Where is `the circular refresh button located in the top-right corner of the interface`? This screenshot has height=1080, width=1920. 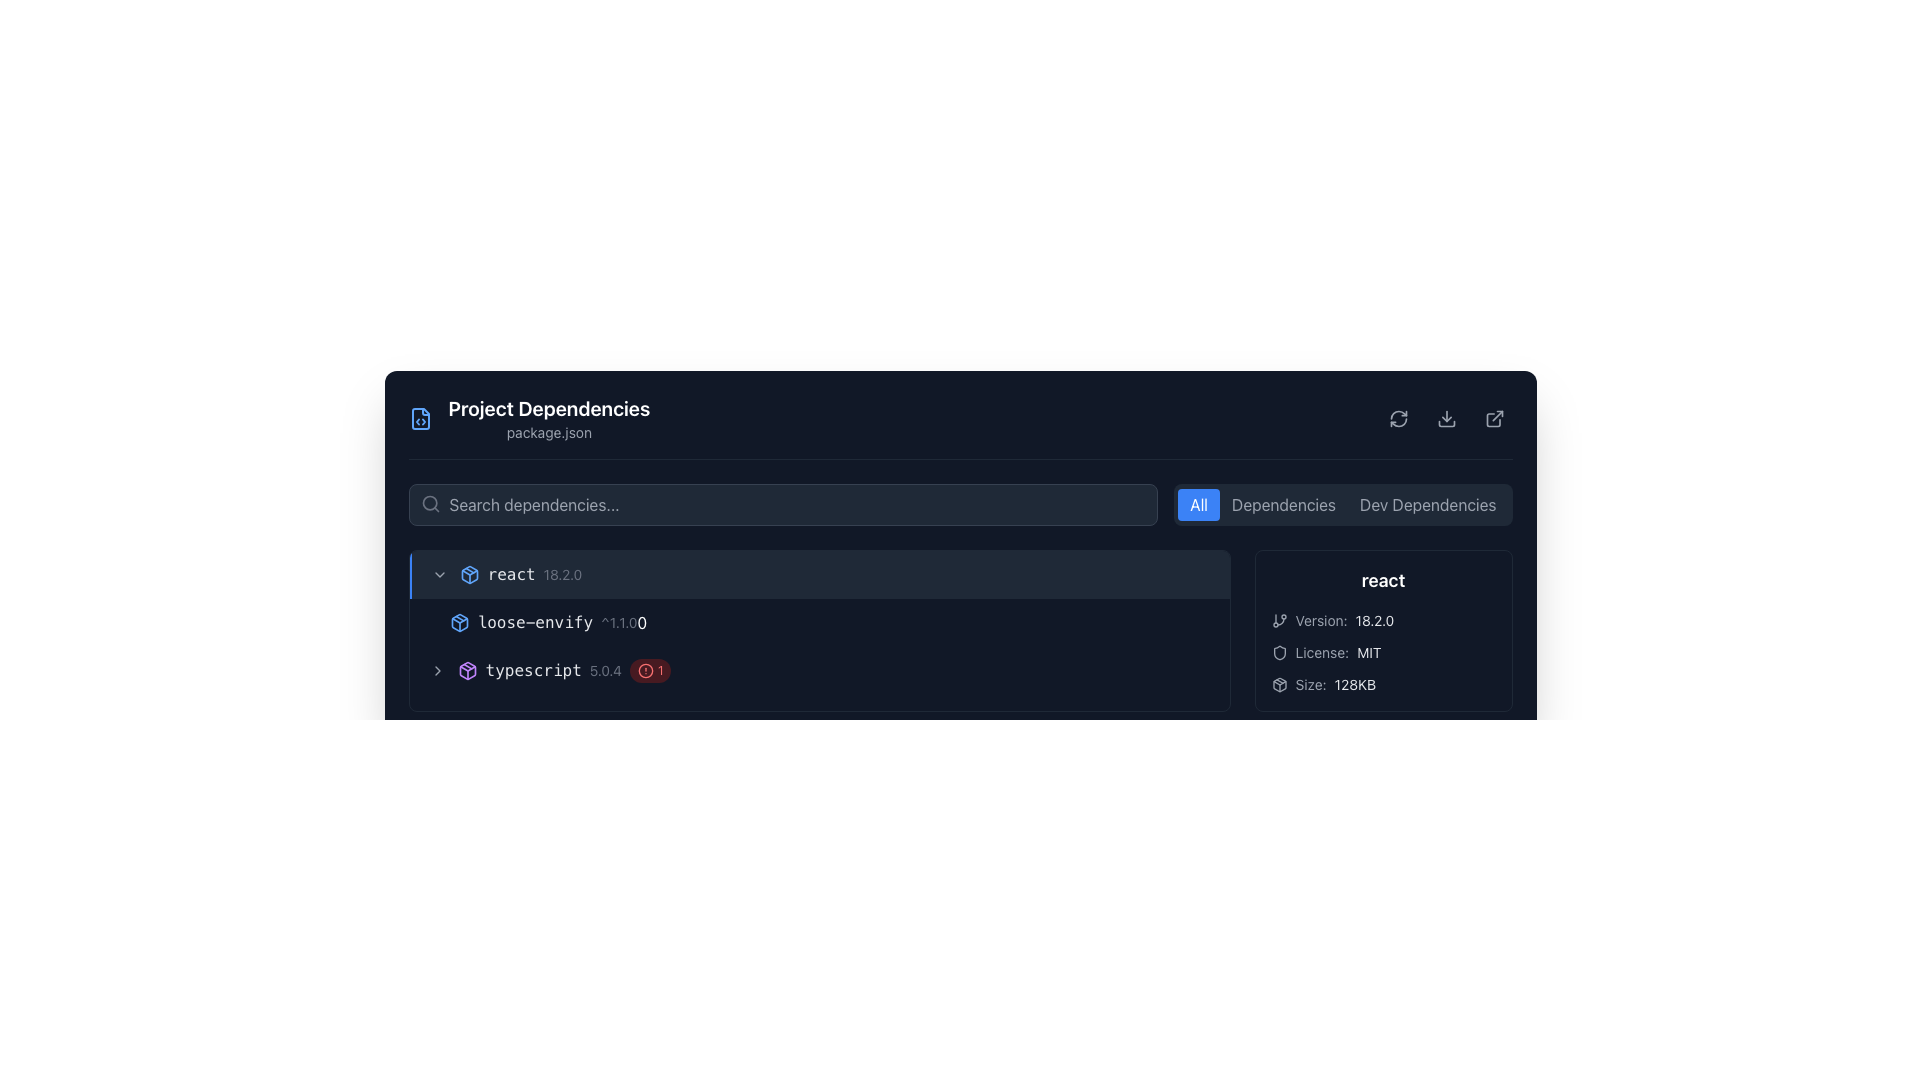 the circular refresh button located in the top-right corner of the interface is located at coordinates (1397, 418).